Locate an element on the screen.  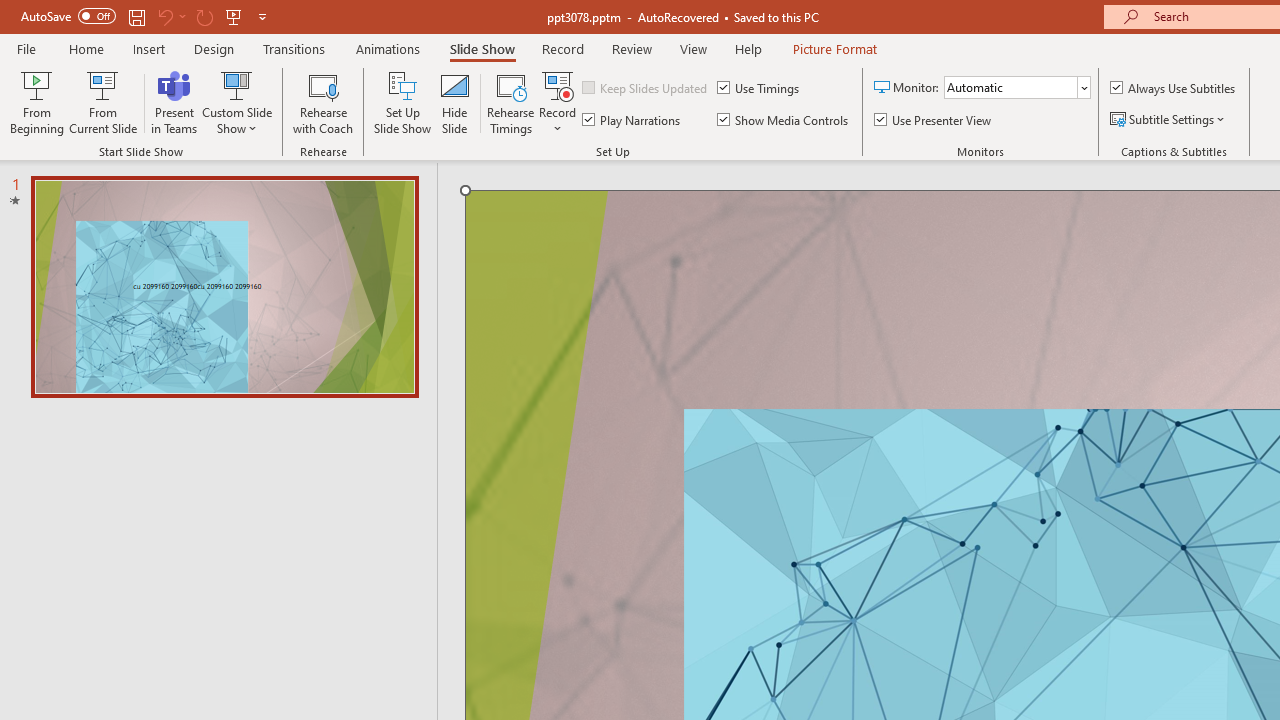
'From Current Slide' is located at coordinates (102, 103).